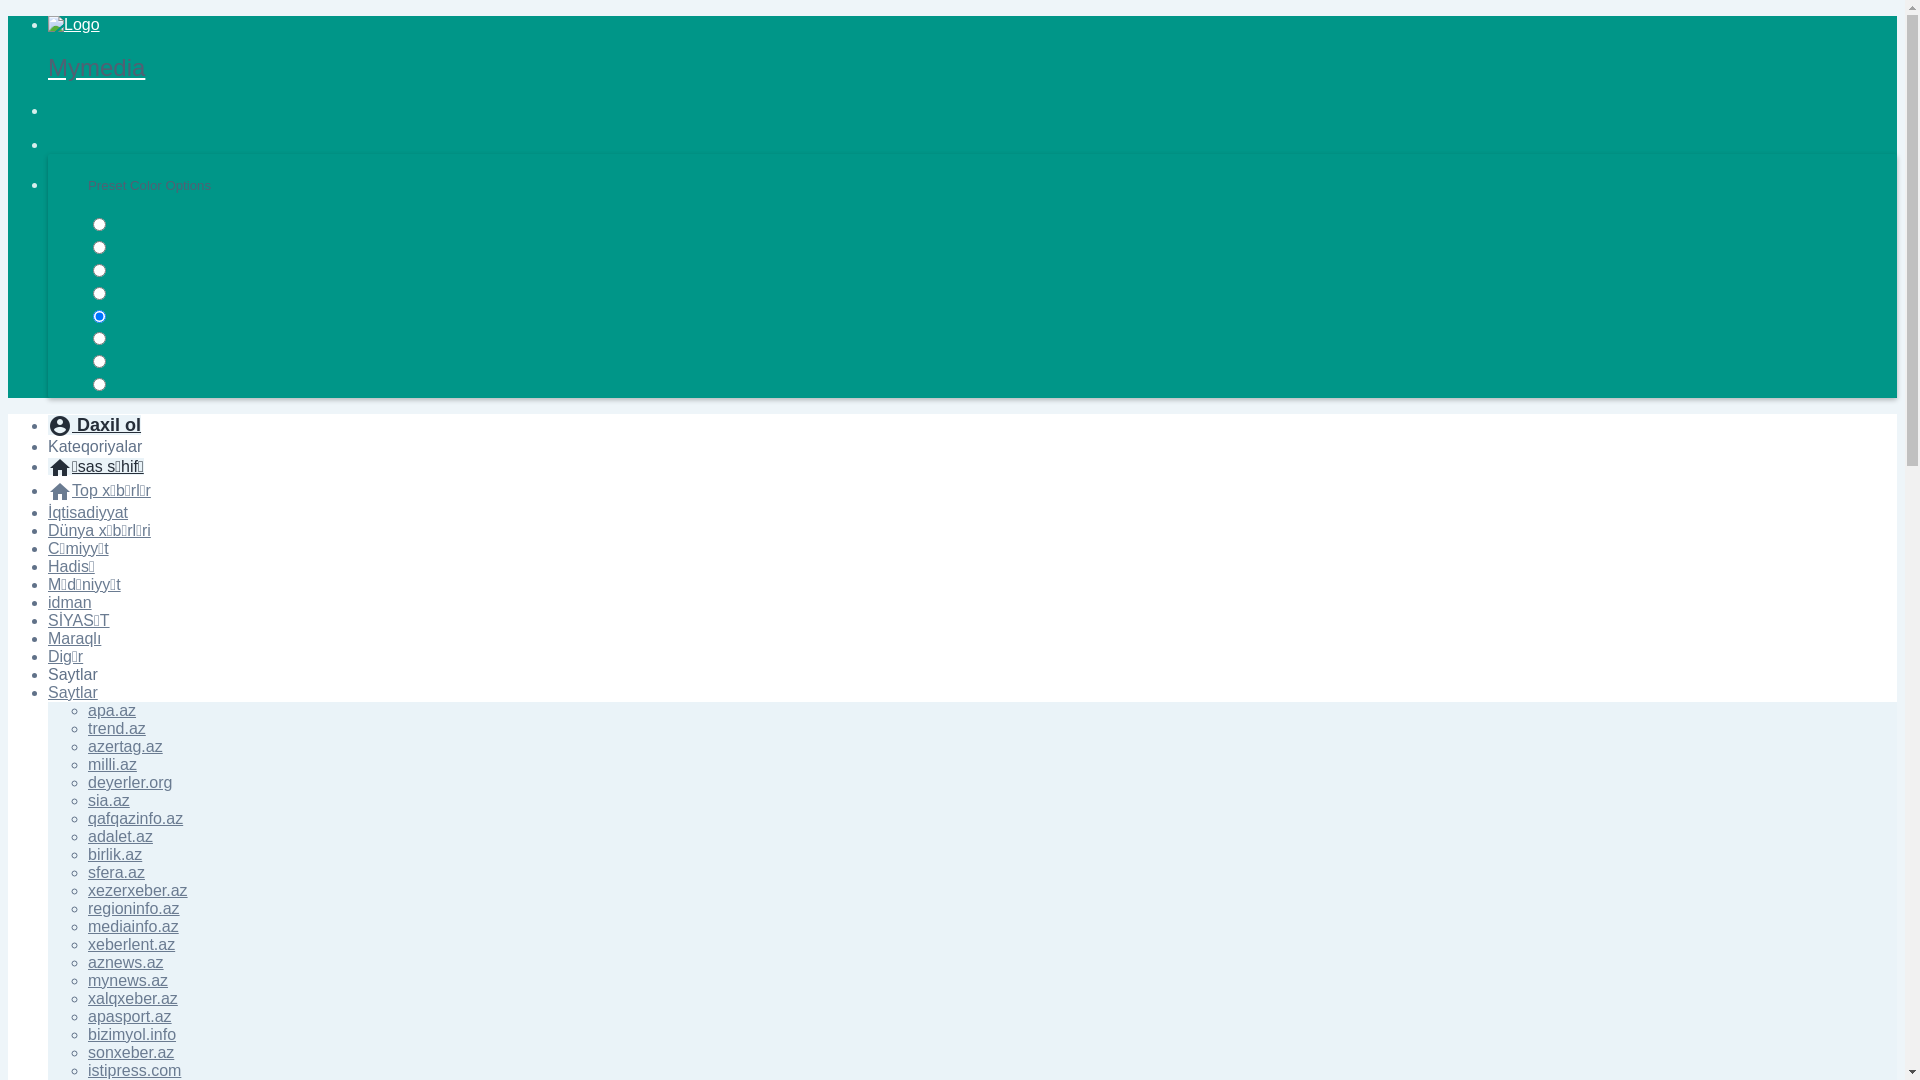  I want to click on 'milli.az', so click(111, 764).